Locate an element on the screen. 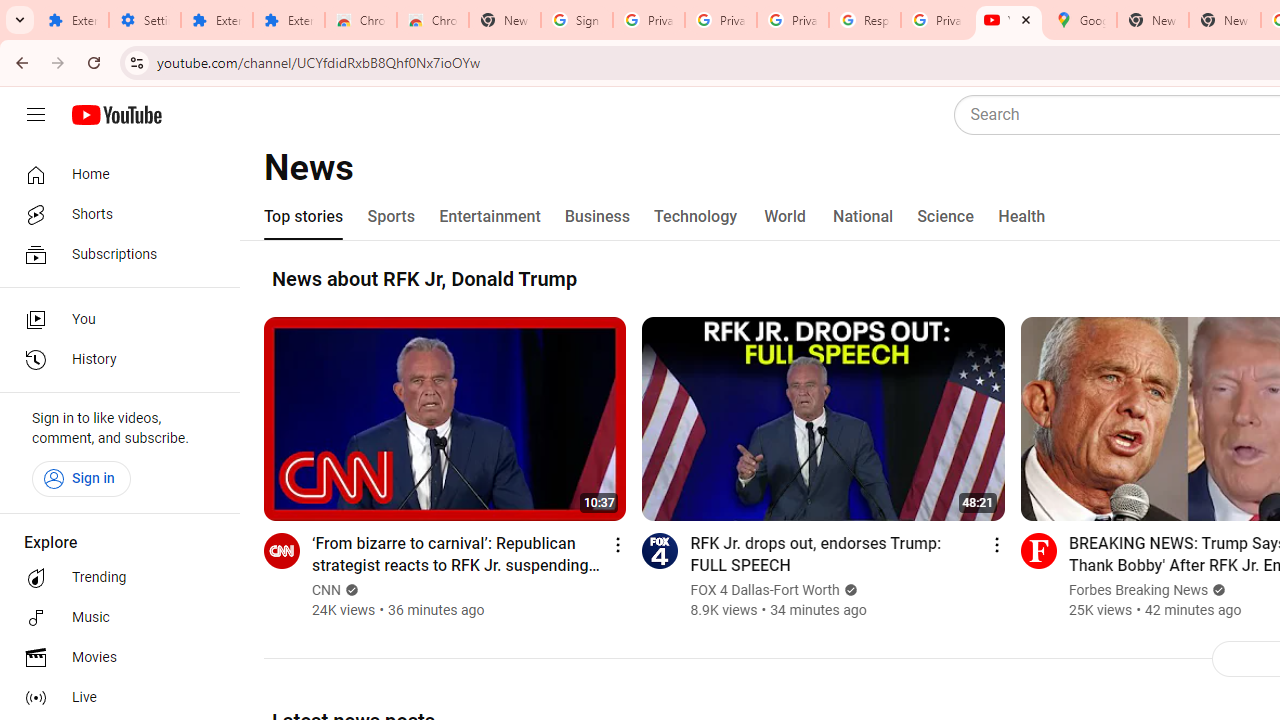 This screenshot has height=720, width=1280. 'Science' is located at coordinates (944, 217).